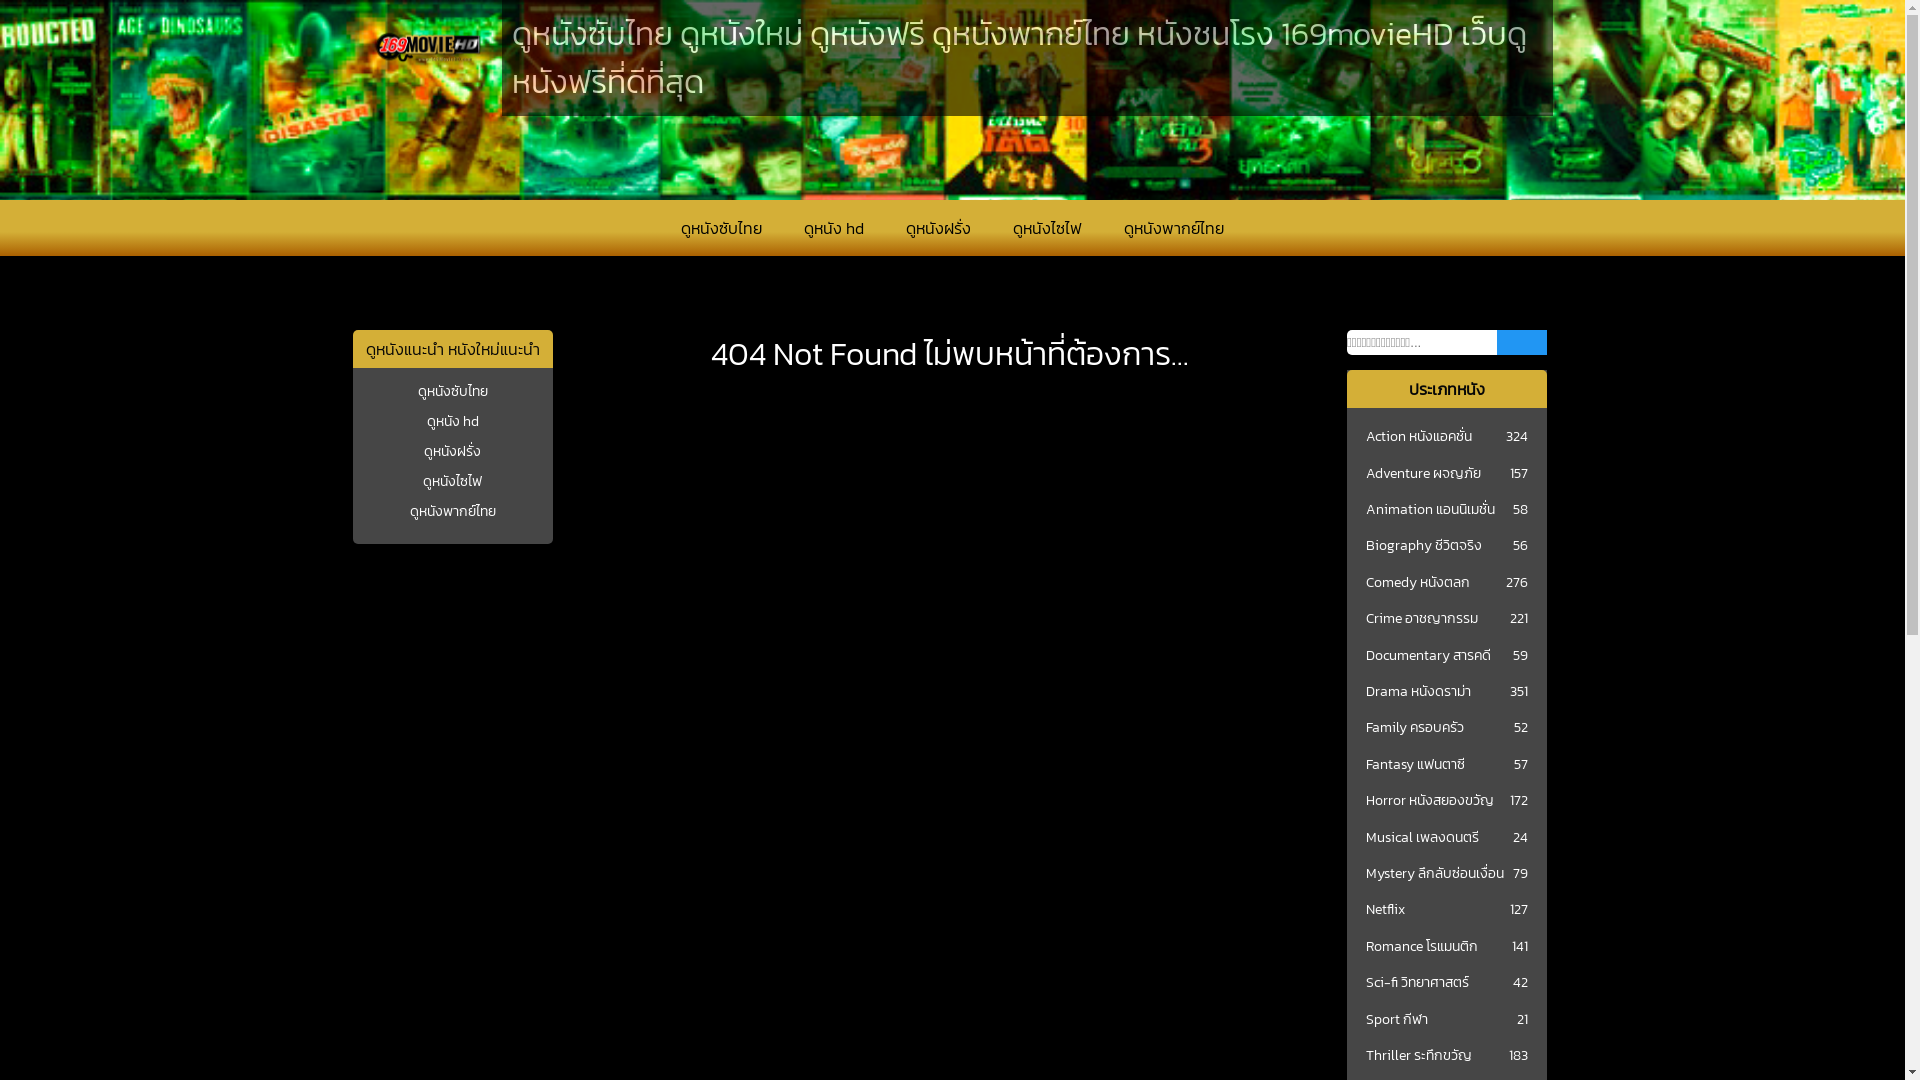 The height and width of the screenshot is (1080, 1920). Describe the element at coordinates (1365, 910) in the screenshot. I see `'Netflix'` at that location.